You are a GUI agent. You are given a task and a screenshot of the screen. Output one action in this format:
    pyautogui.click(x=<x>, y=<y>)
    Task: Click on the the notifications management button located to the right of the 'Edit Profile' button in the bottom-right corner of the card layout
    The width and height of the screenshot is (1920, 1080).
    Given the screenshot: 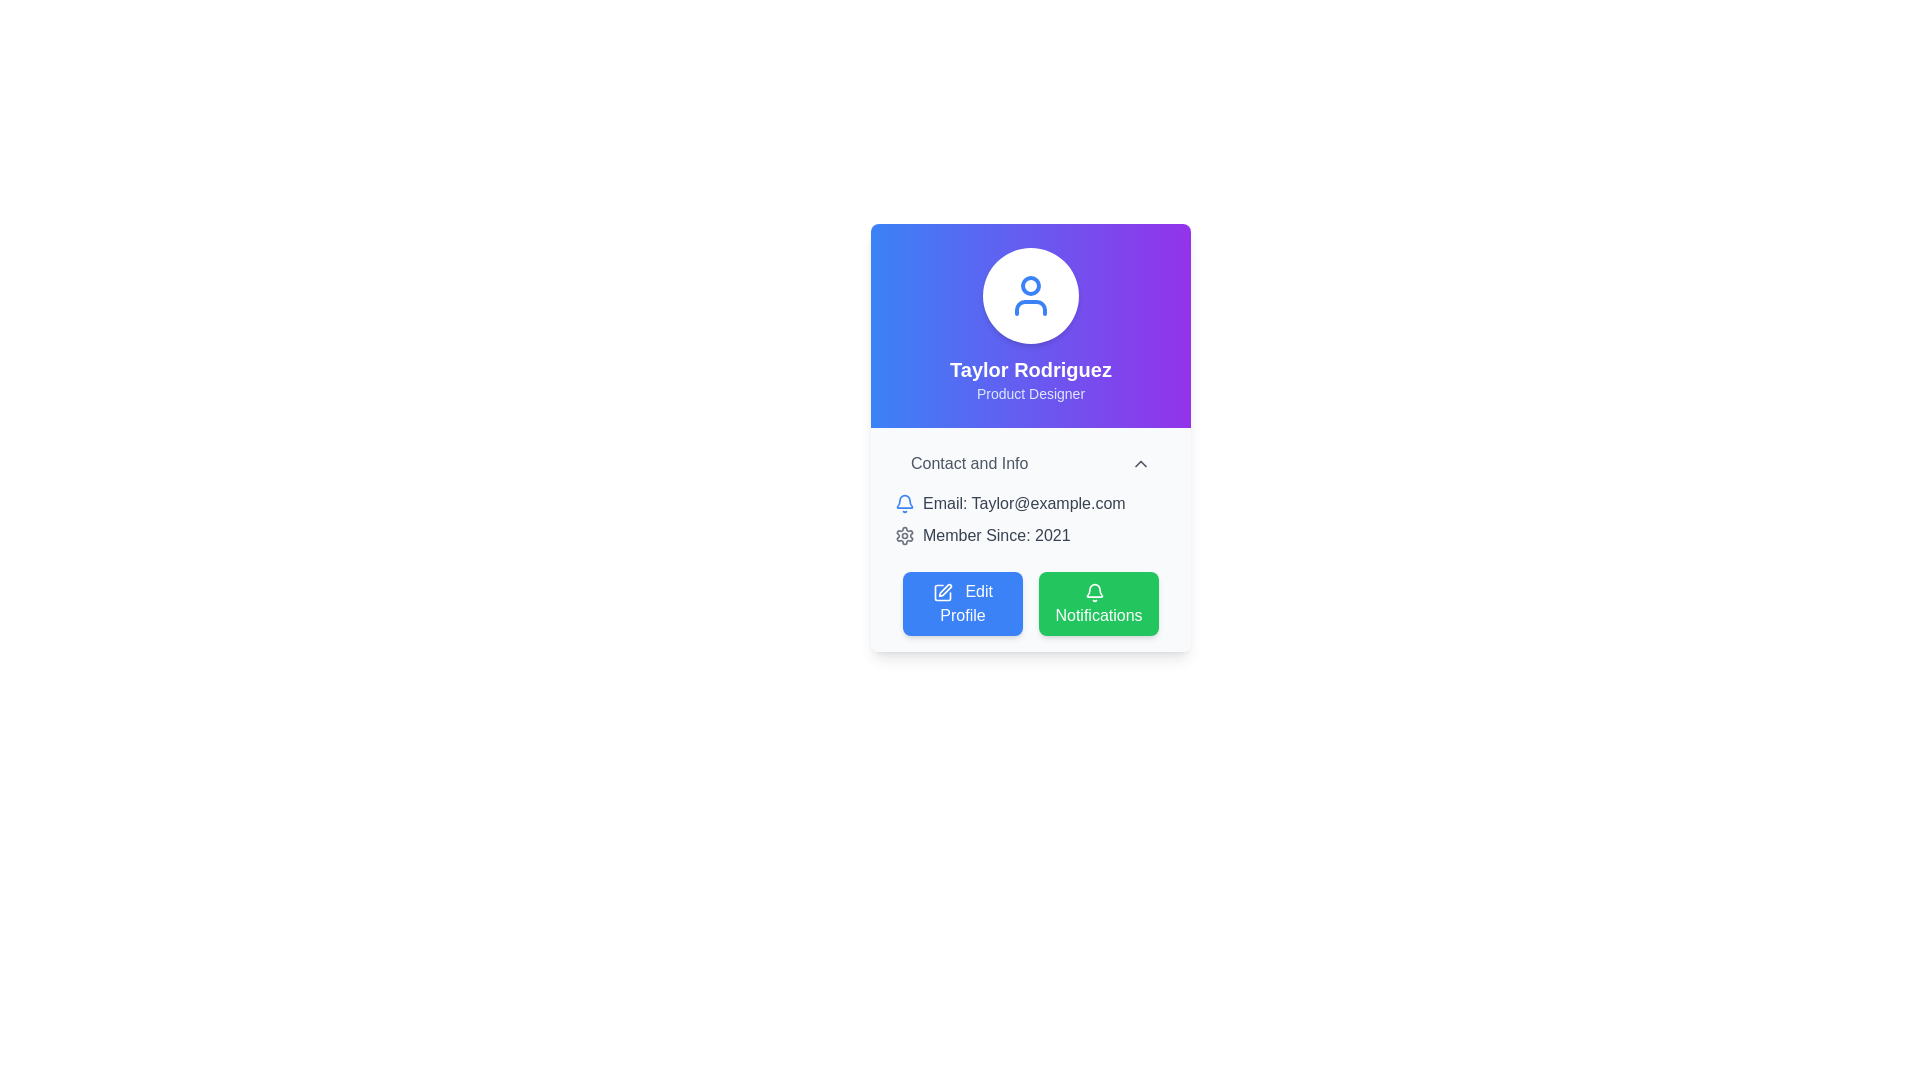 What is the action you would take?
    pyautogui.click(x=1098, y=603)
    